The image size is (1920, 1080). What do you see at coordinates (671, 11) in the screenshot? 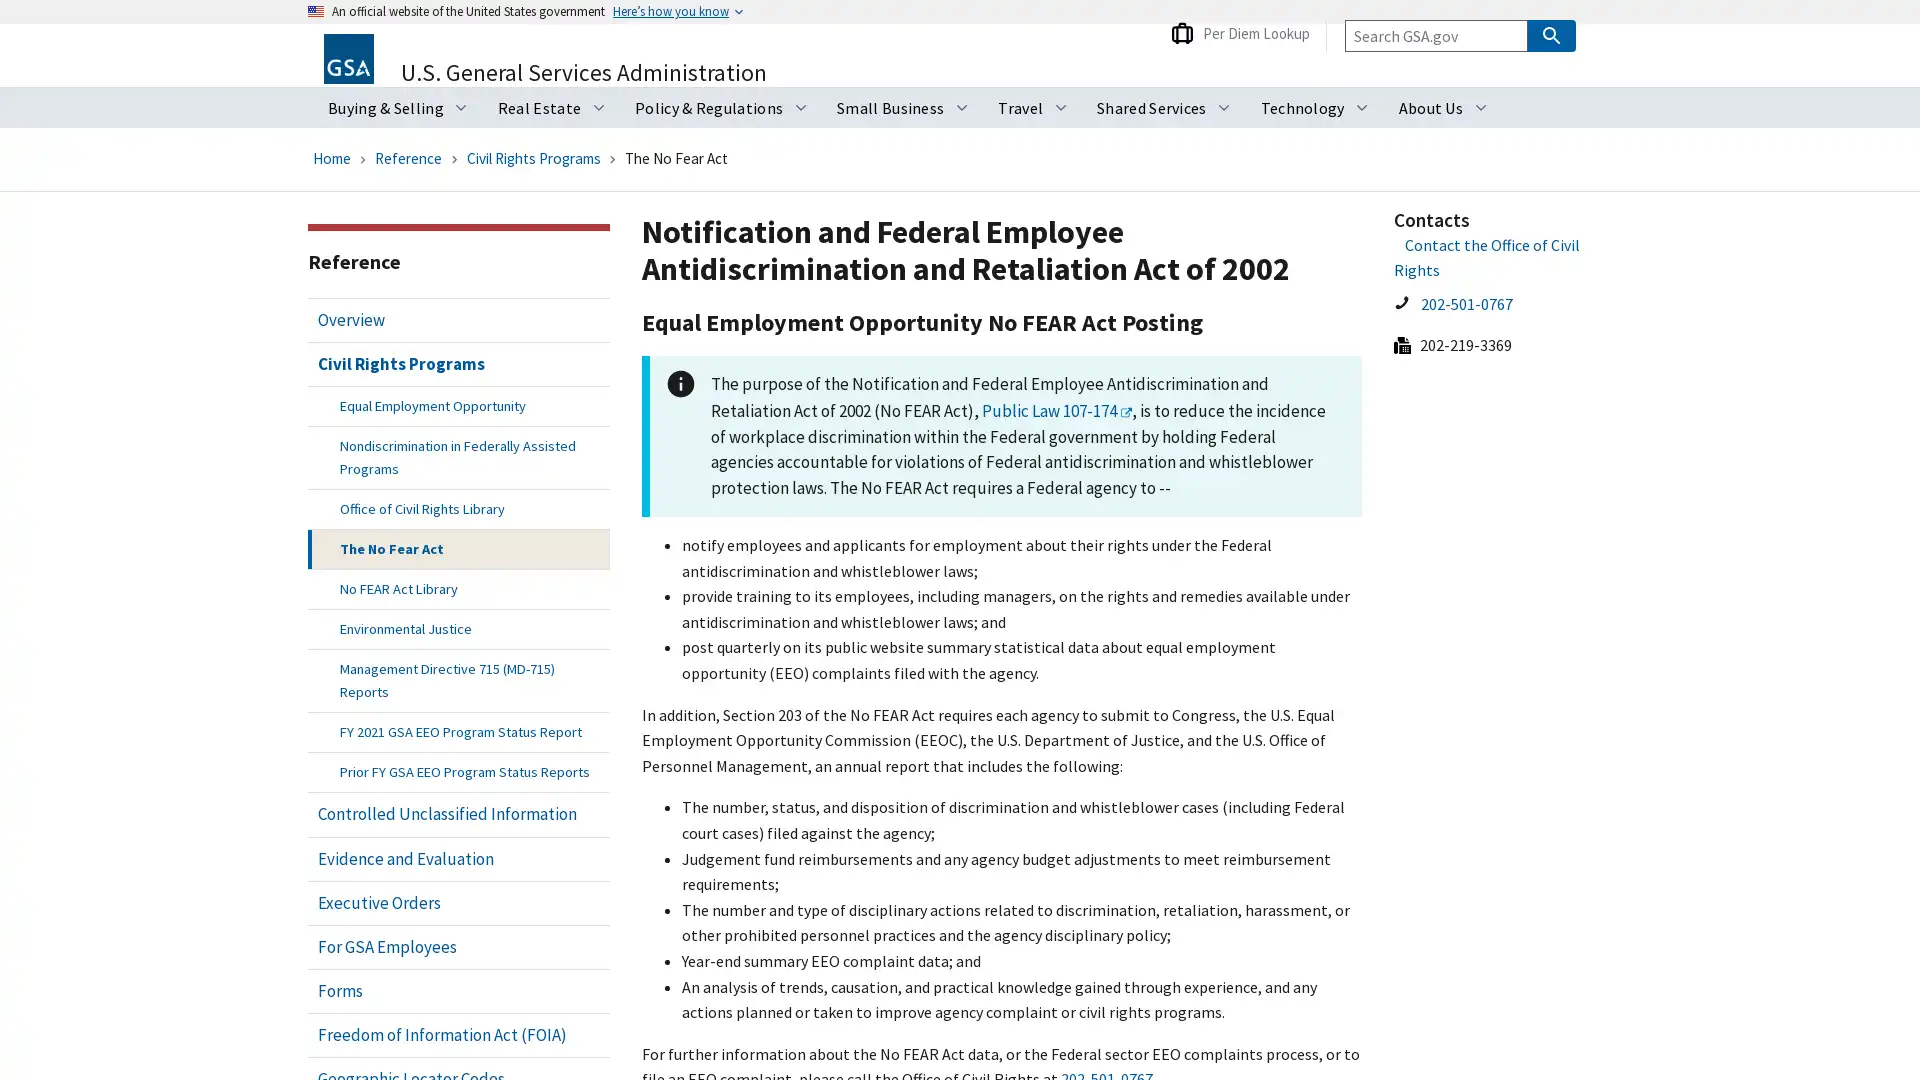
I see `Heres how you know` at bounding box center [671, 11].